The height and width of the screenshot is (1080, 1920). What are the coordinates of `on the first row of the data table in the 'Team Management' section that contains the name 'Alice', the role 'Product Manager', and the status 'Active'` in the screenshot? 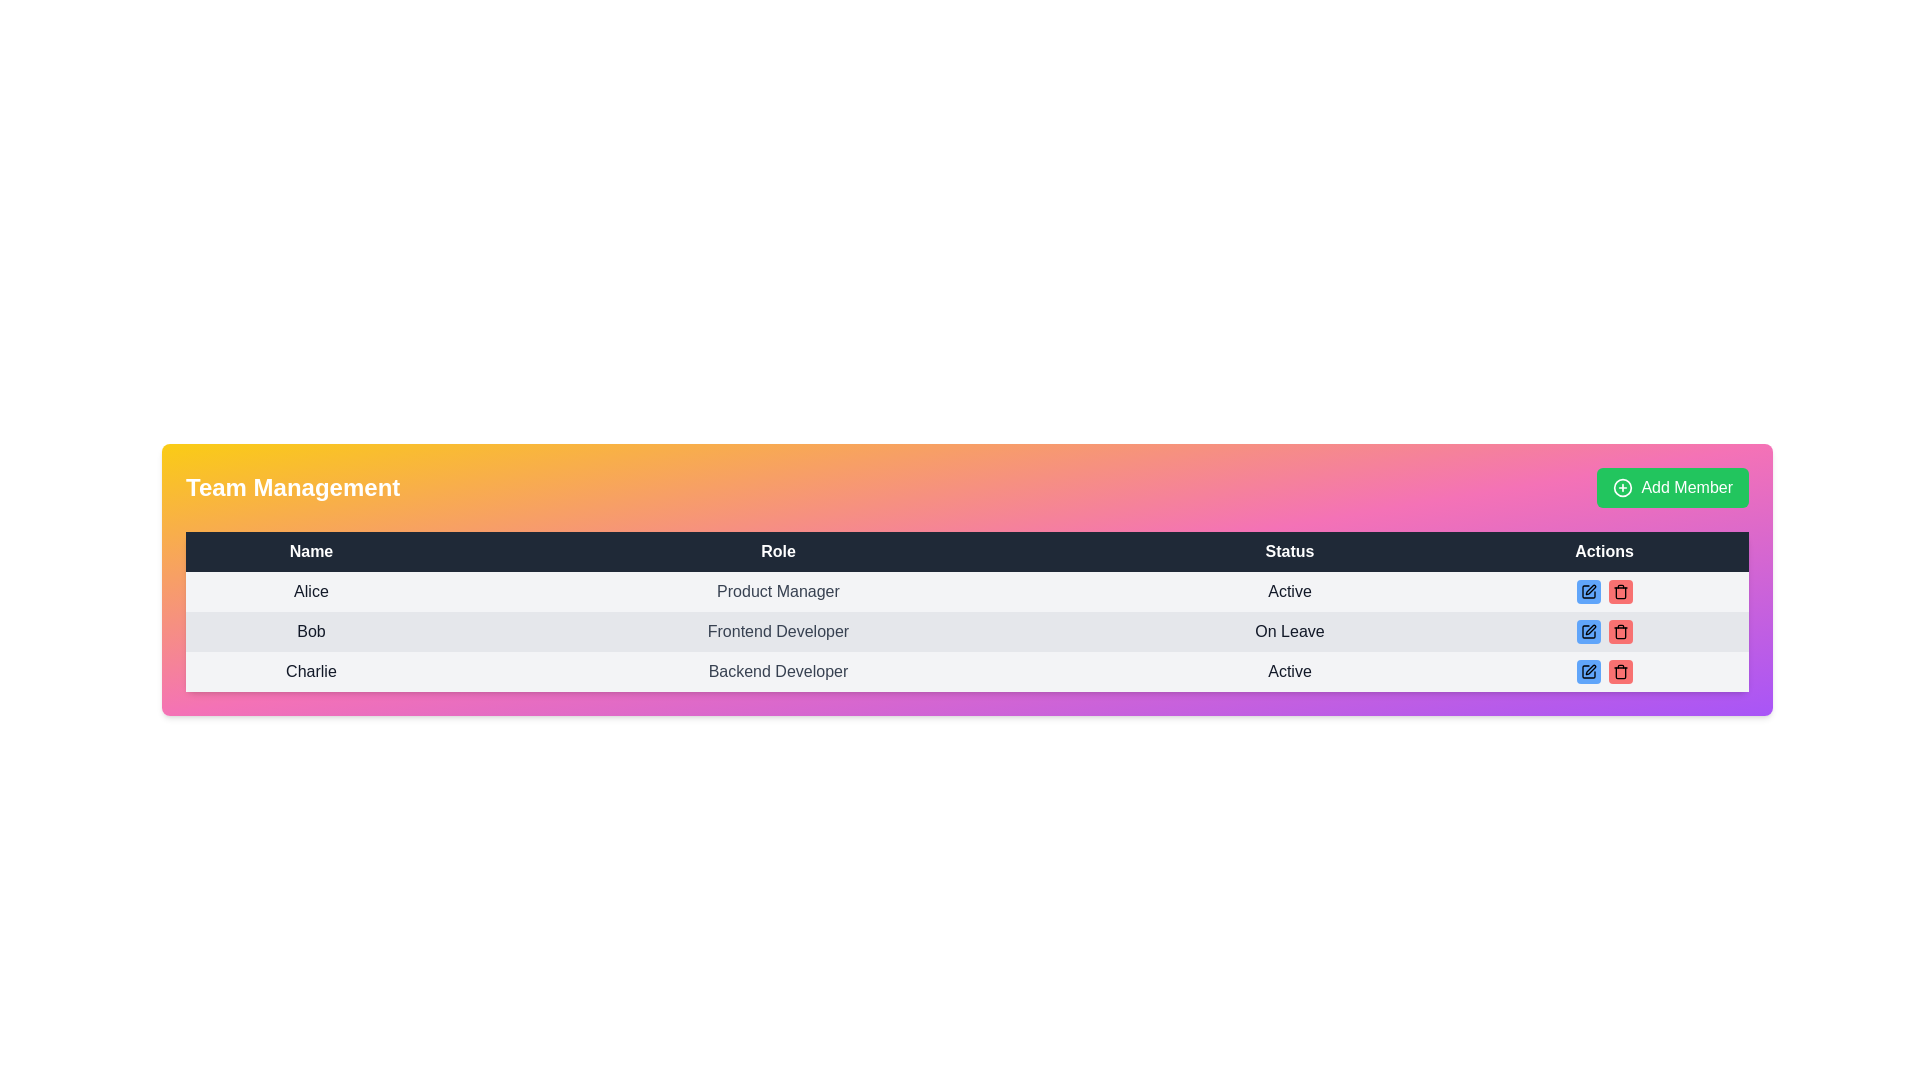 It's located at (967, 590).